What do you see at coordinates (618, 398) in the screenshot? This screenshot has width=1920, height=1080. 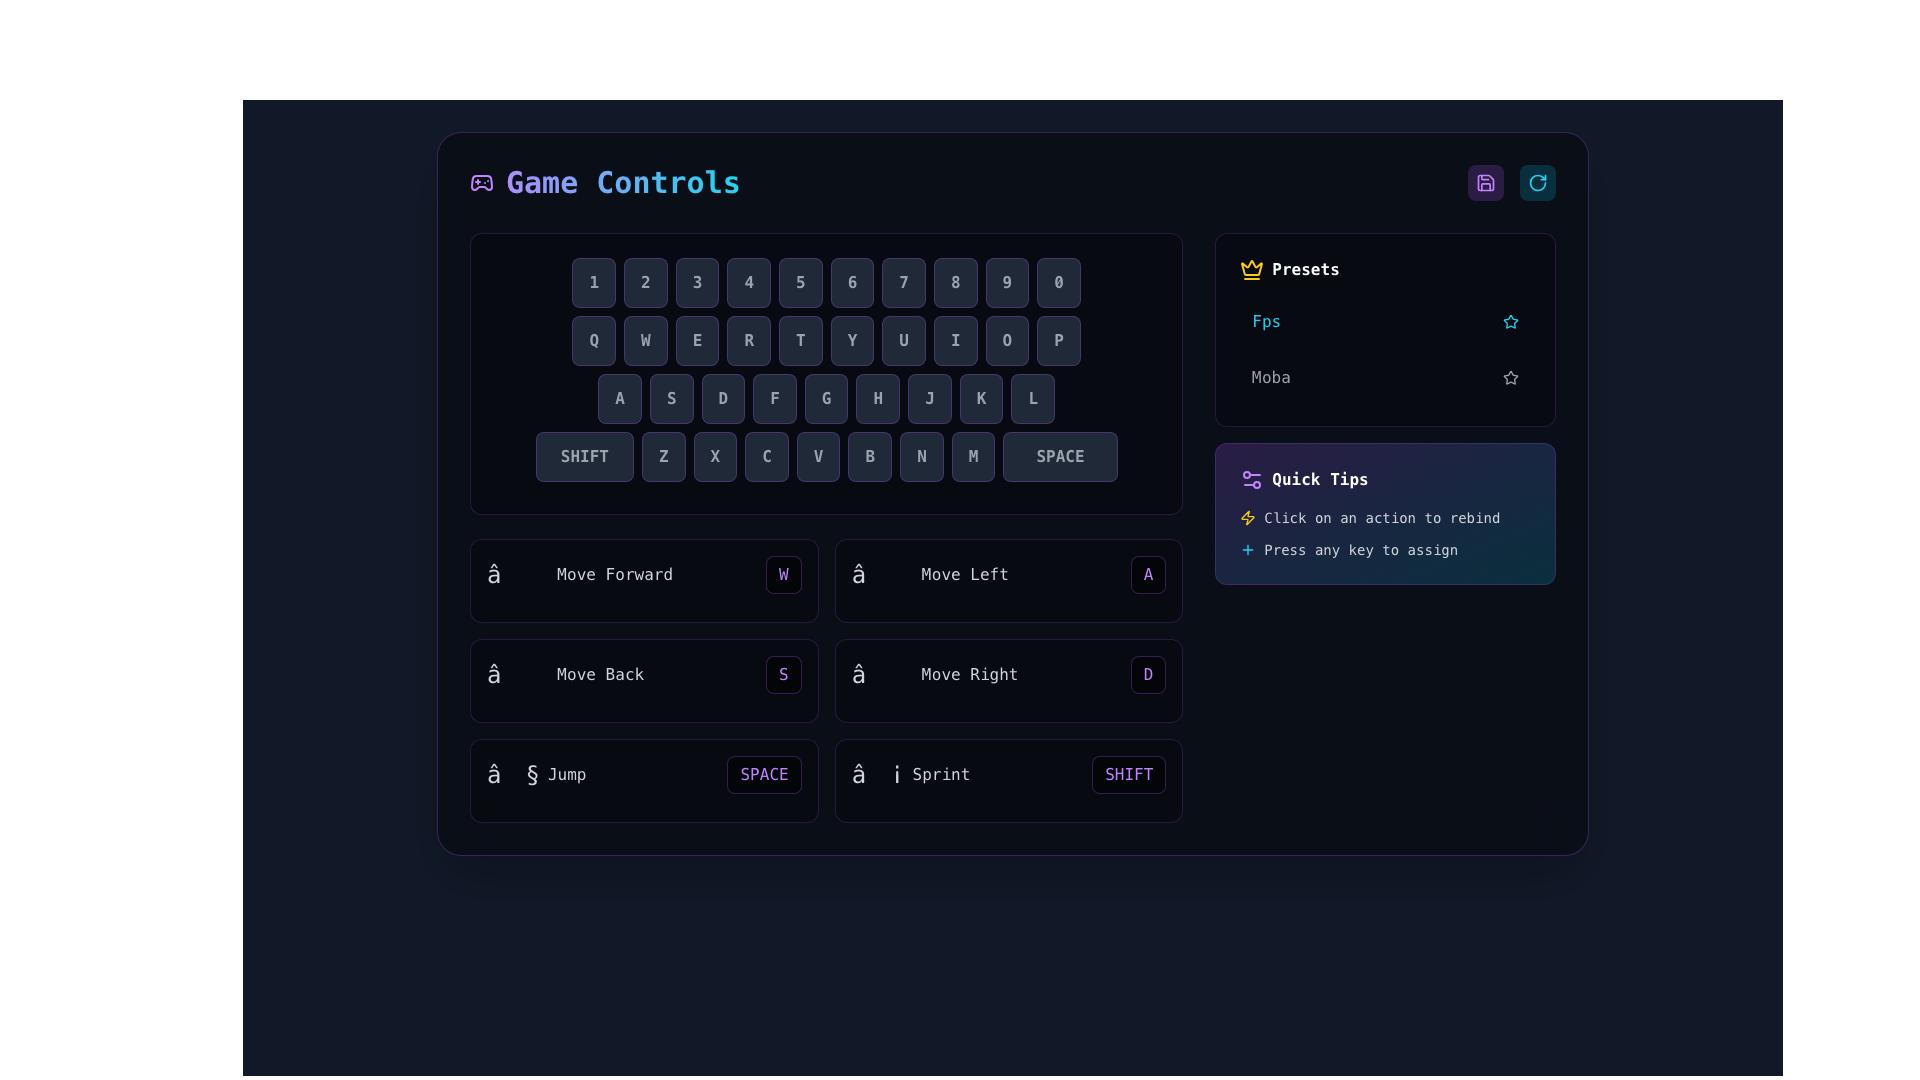 I see `the first button in the row containing the text 'ASDFGHJKL' to simulate a keypress on the virtual keyboard` at bounding box center [618, 398].